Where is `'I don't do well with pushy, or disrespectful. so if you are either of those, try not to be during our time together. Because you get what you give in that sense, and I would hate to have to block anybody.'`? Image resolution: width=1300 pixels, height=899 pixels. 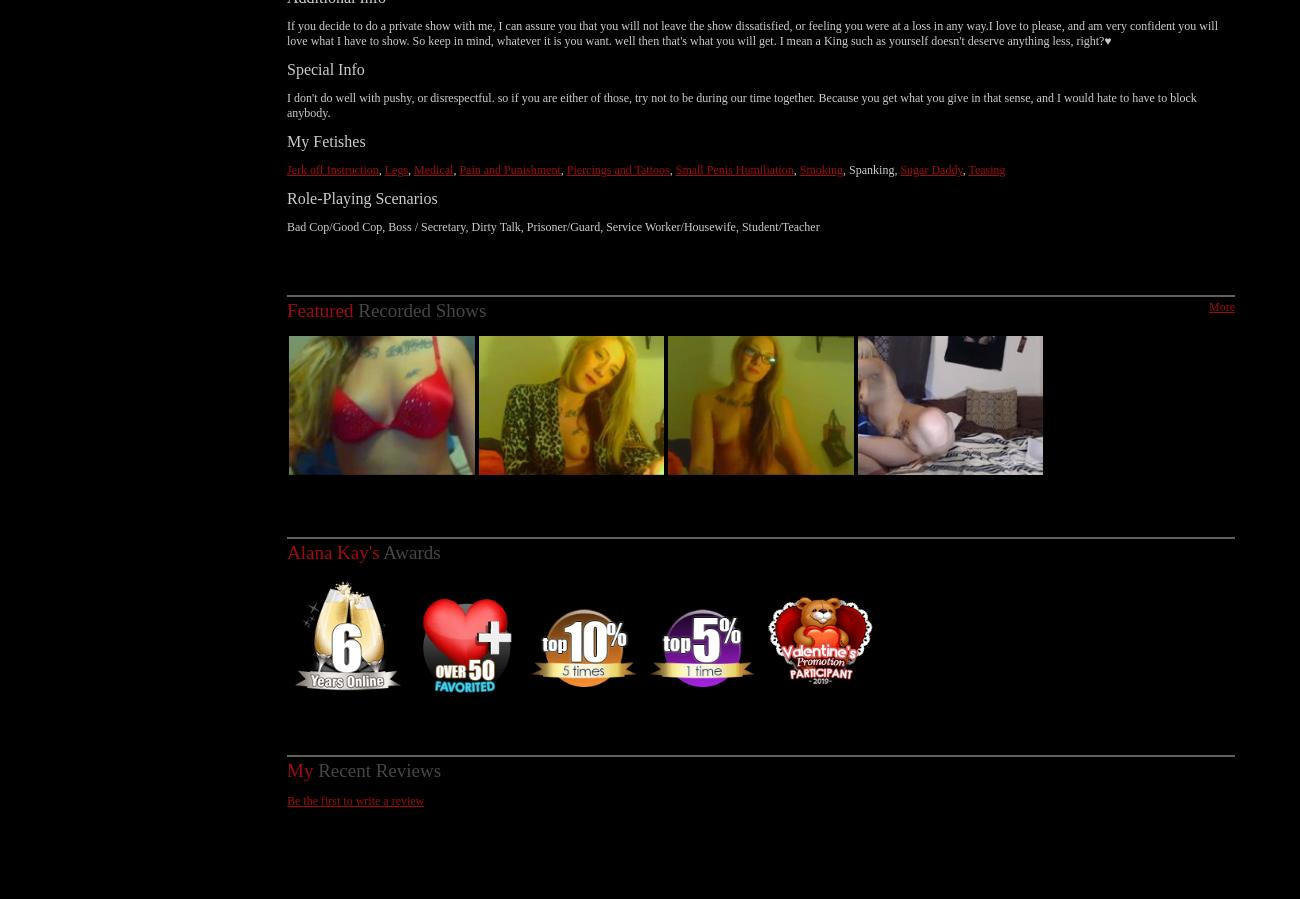 'I don't do well with pushy, or disrespectful. so if you are either of those, try not to be during our time together. Because you get what you give in that sense, and I would hate to have to block anybody.' is located at coordinates (741, 82).